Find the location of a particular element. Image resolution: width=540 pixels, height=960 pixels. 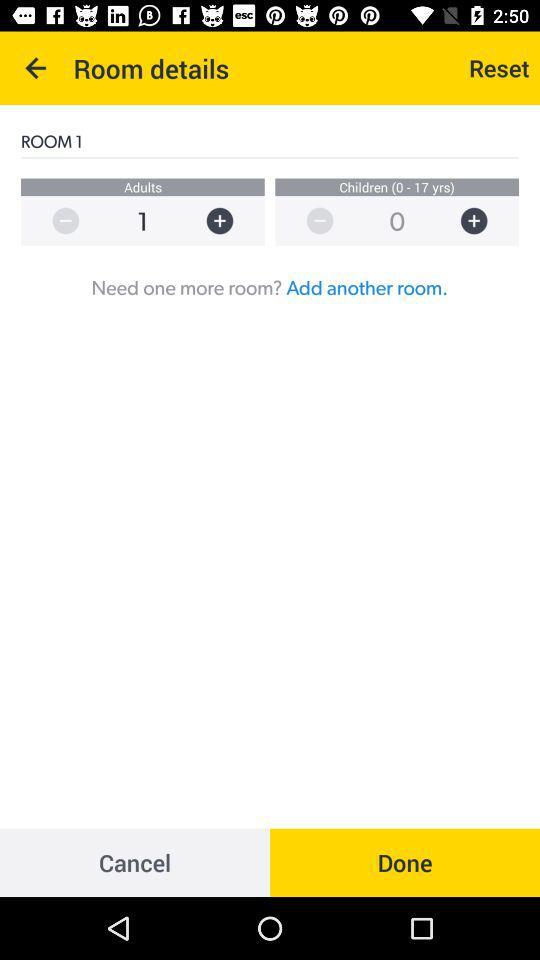

the icon above the room 1 item is located at coordinates (498, 68).